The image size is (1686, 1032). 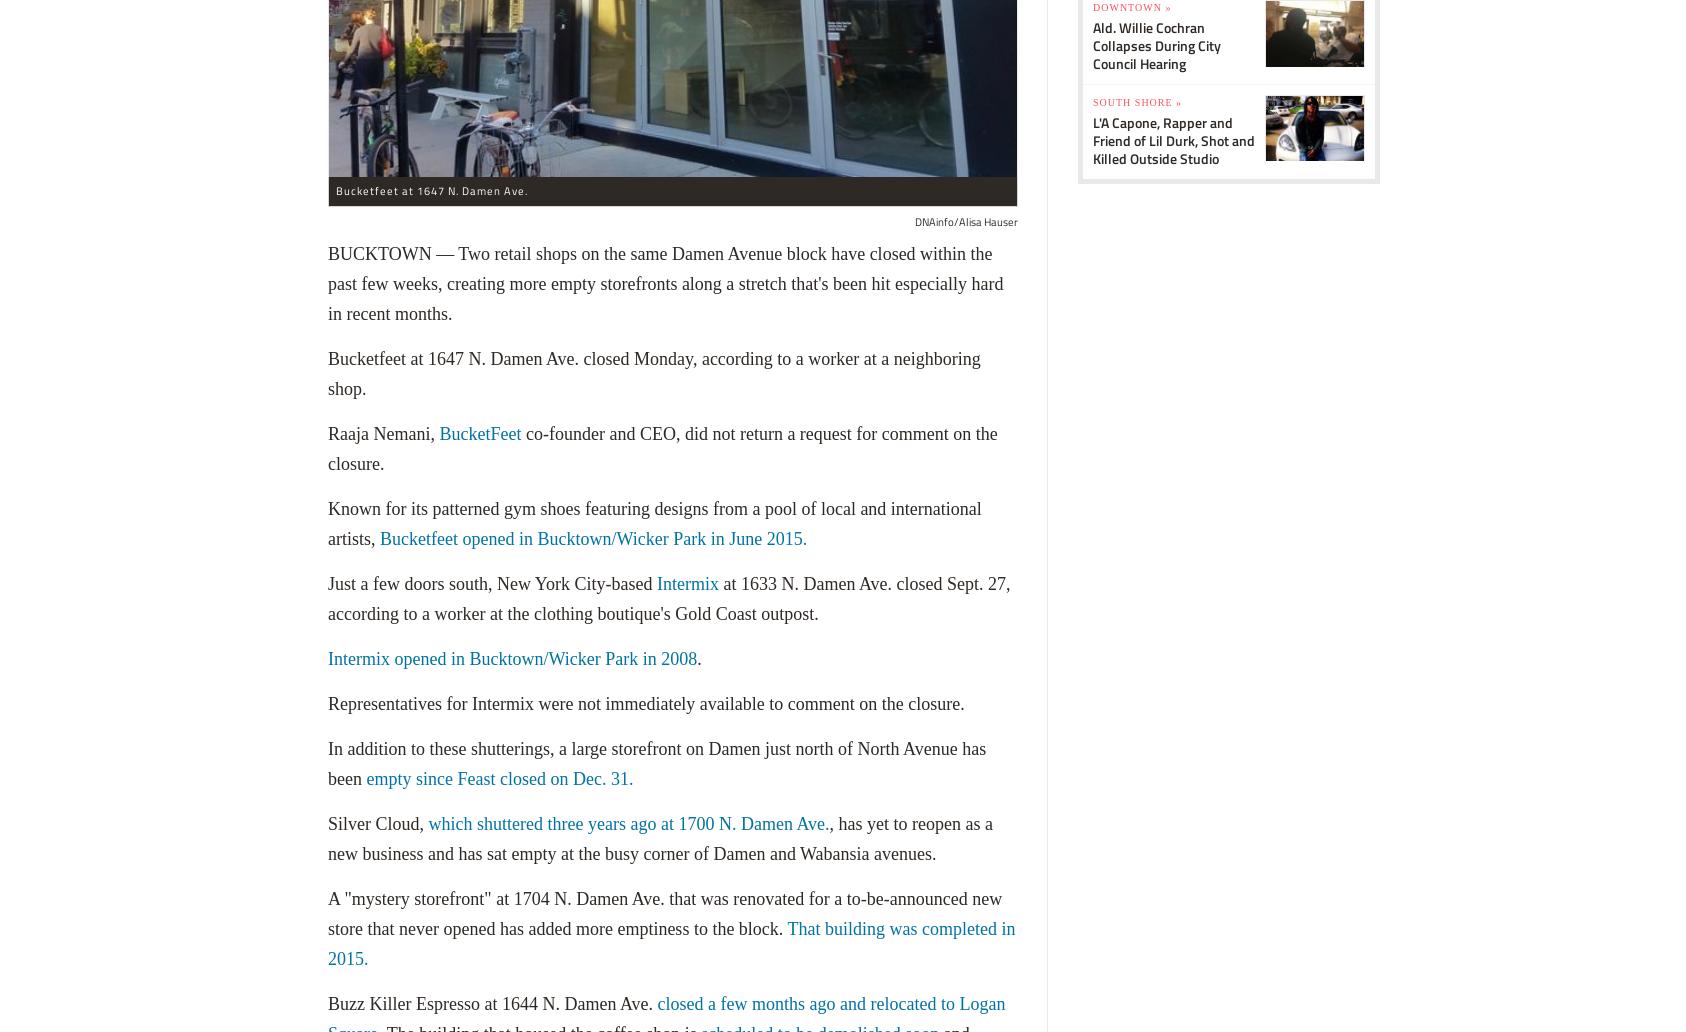 What do you see at coordinates (326, 598) in the screenshot?
I see `'at 1633 N. Damen Ave. closed Sept. 27, according to a worker at the clothing boutique's Gold Coast outpost.'` at bounding box center [326, 598].